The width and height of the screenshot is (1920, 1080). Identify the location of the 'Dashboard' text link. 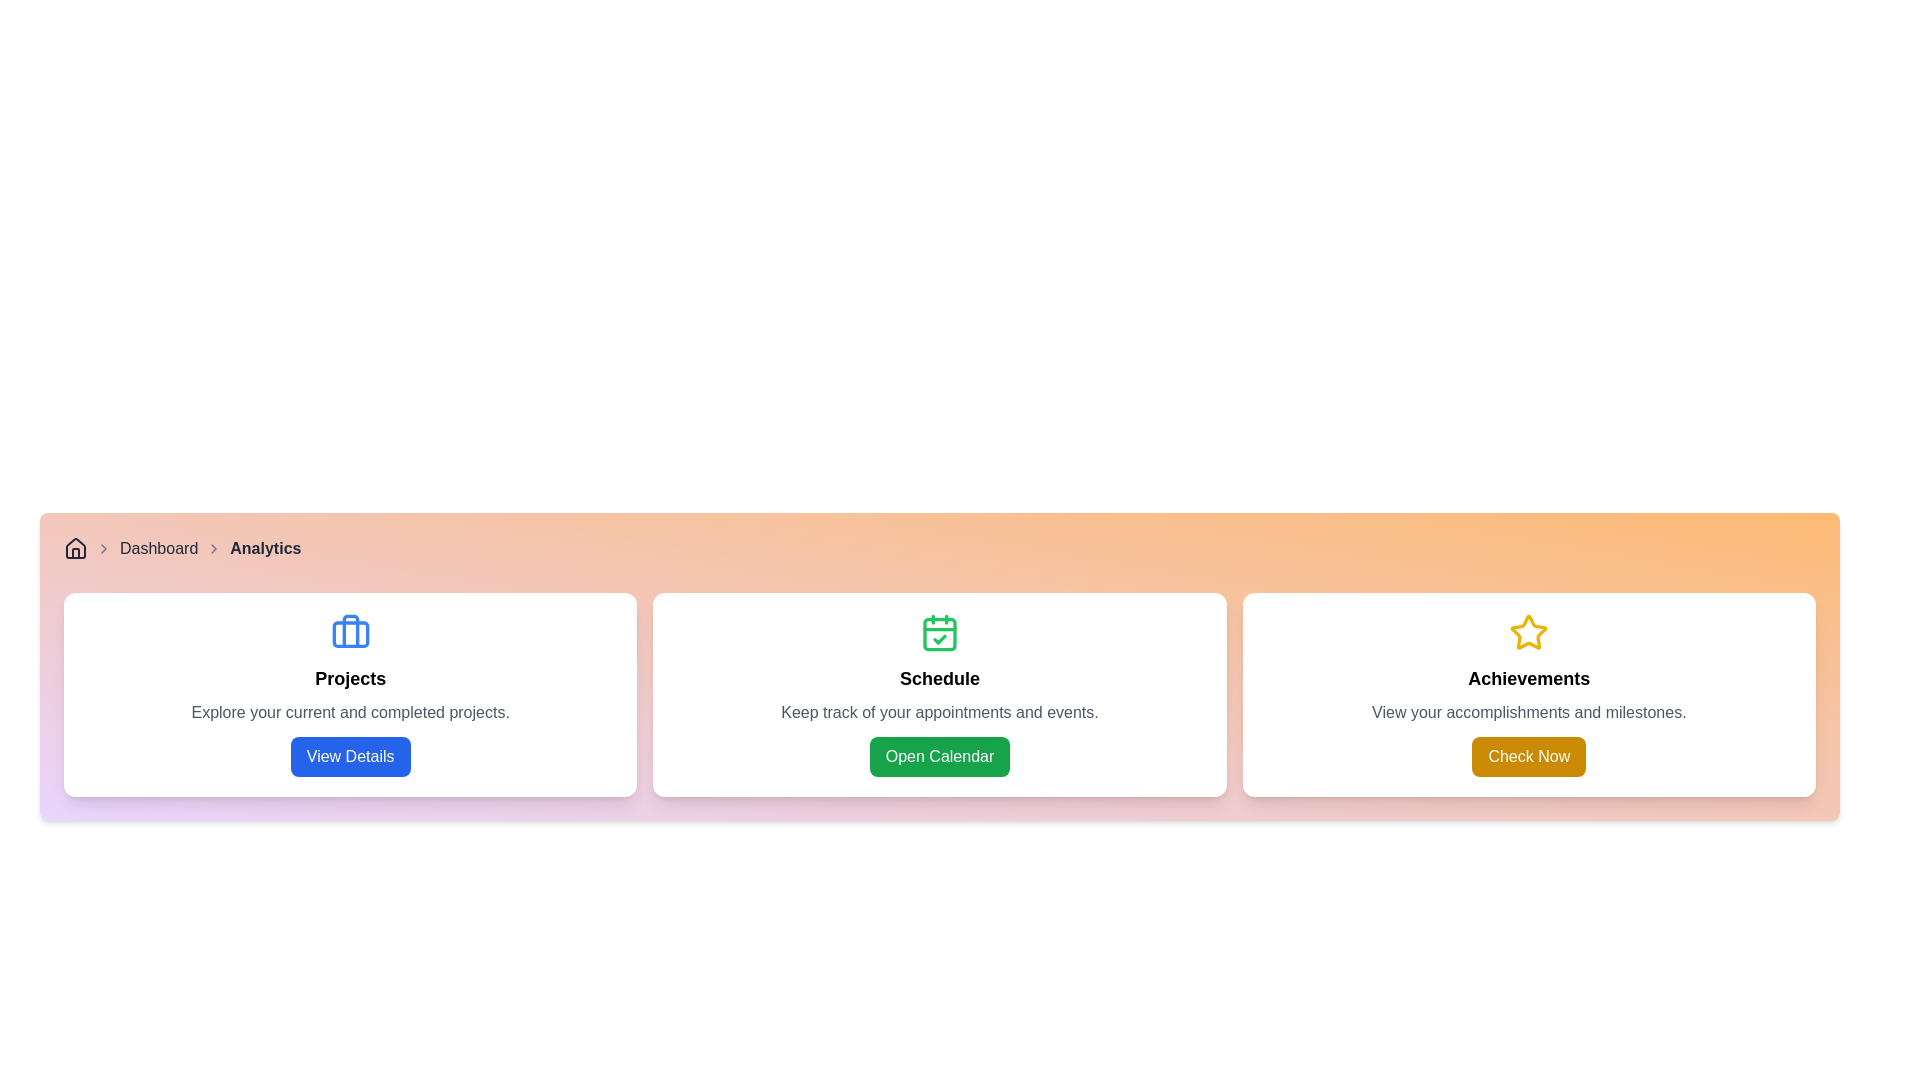
(158, 548).